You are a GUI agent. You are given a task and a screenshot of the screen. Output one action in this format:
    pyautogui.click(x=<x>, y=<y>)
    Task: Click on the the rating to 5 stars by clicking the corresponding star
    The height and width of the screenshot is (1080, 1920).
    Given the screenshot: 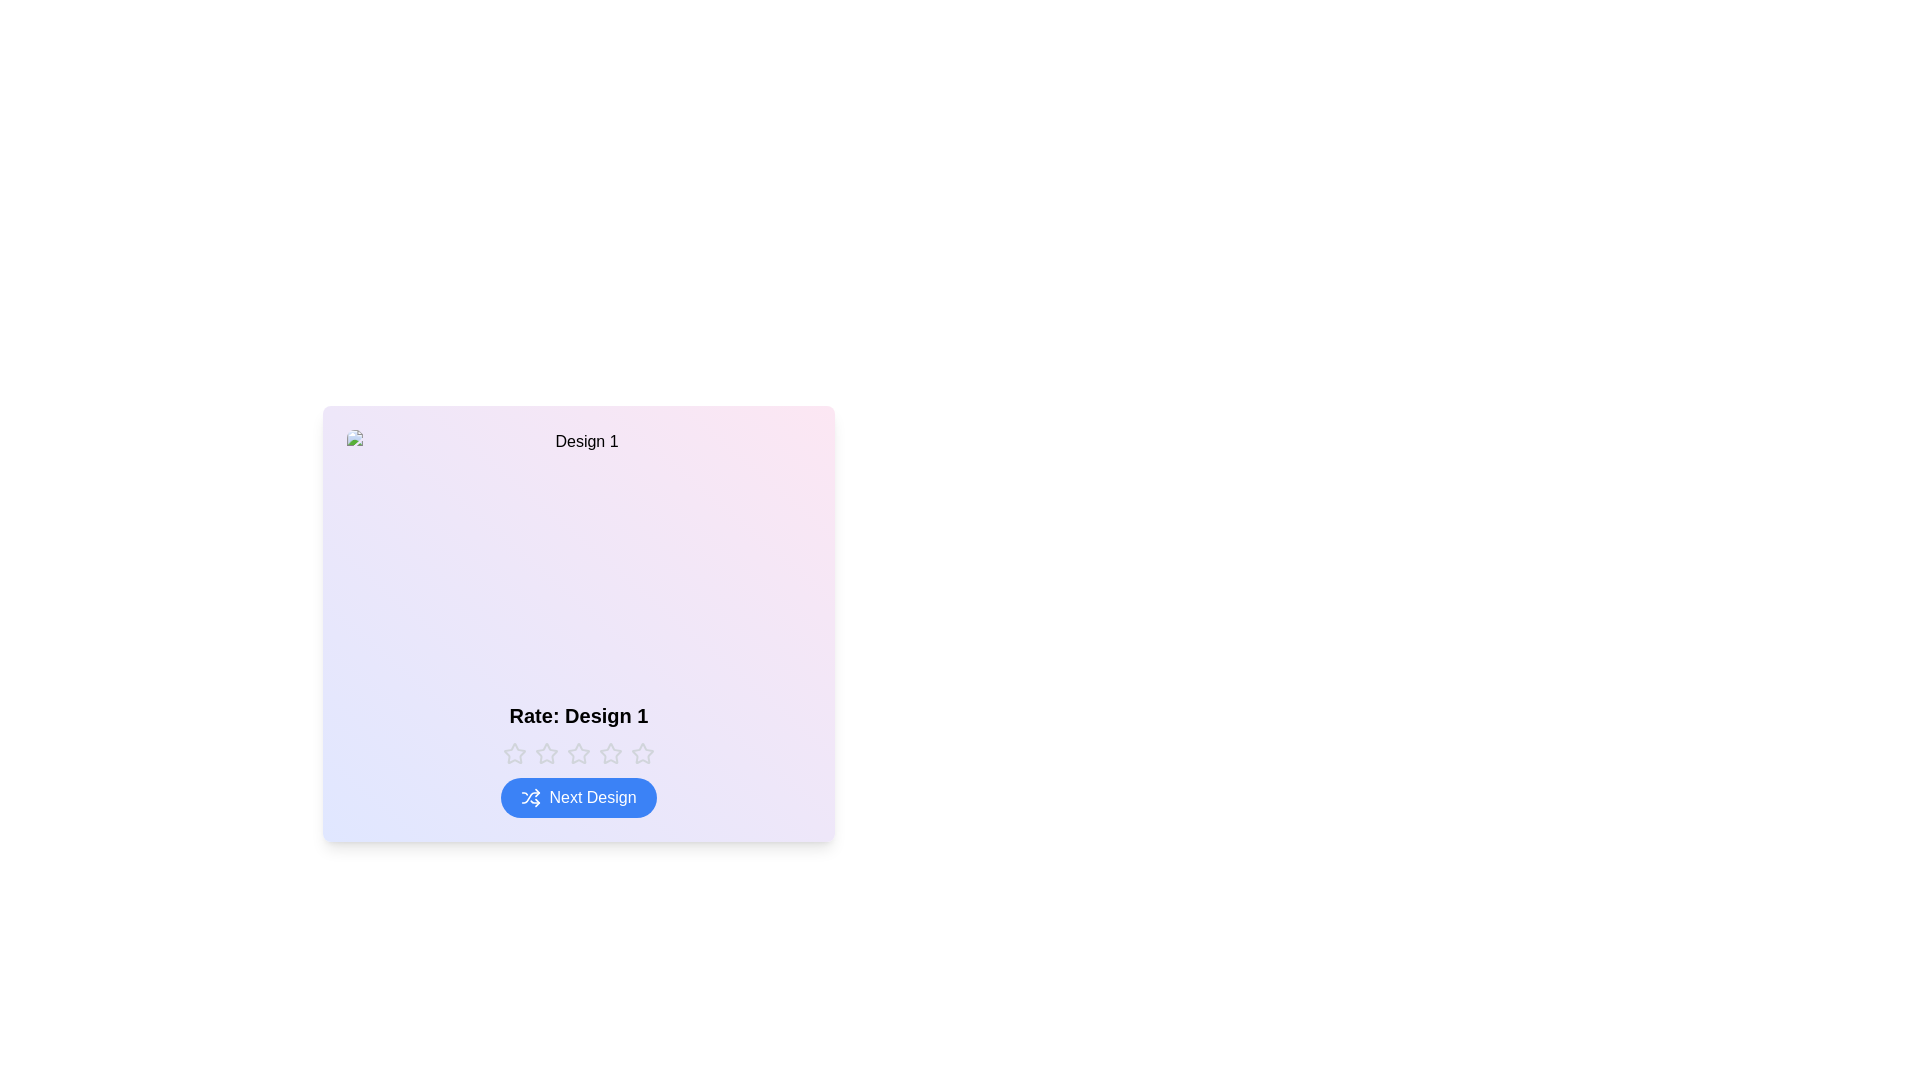 What is the action you would take?
    pyautogui.click(x=643, y=753)
    